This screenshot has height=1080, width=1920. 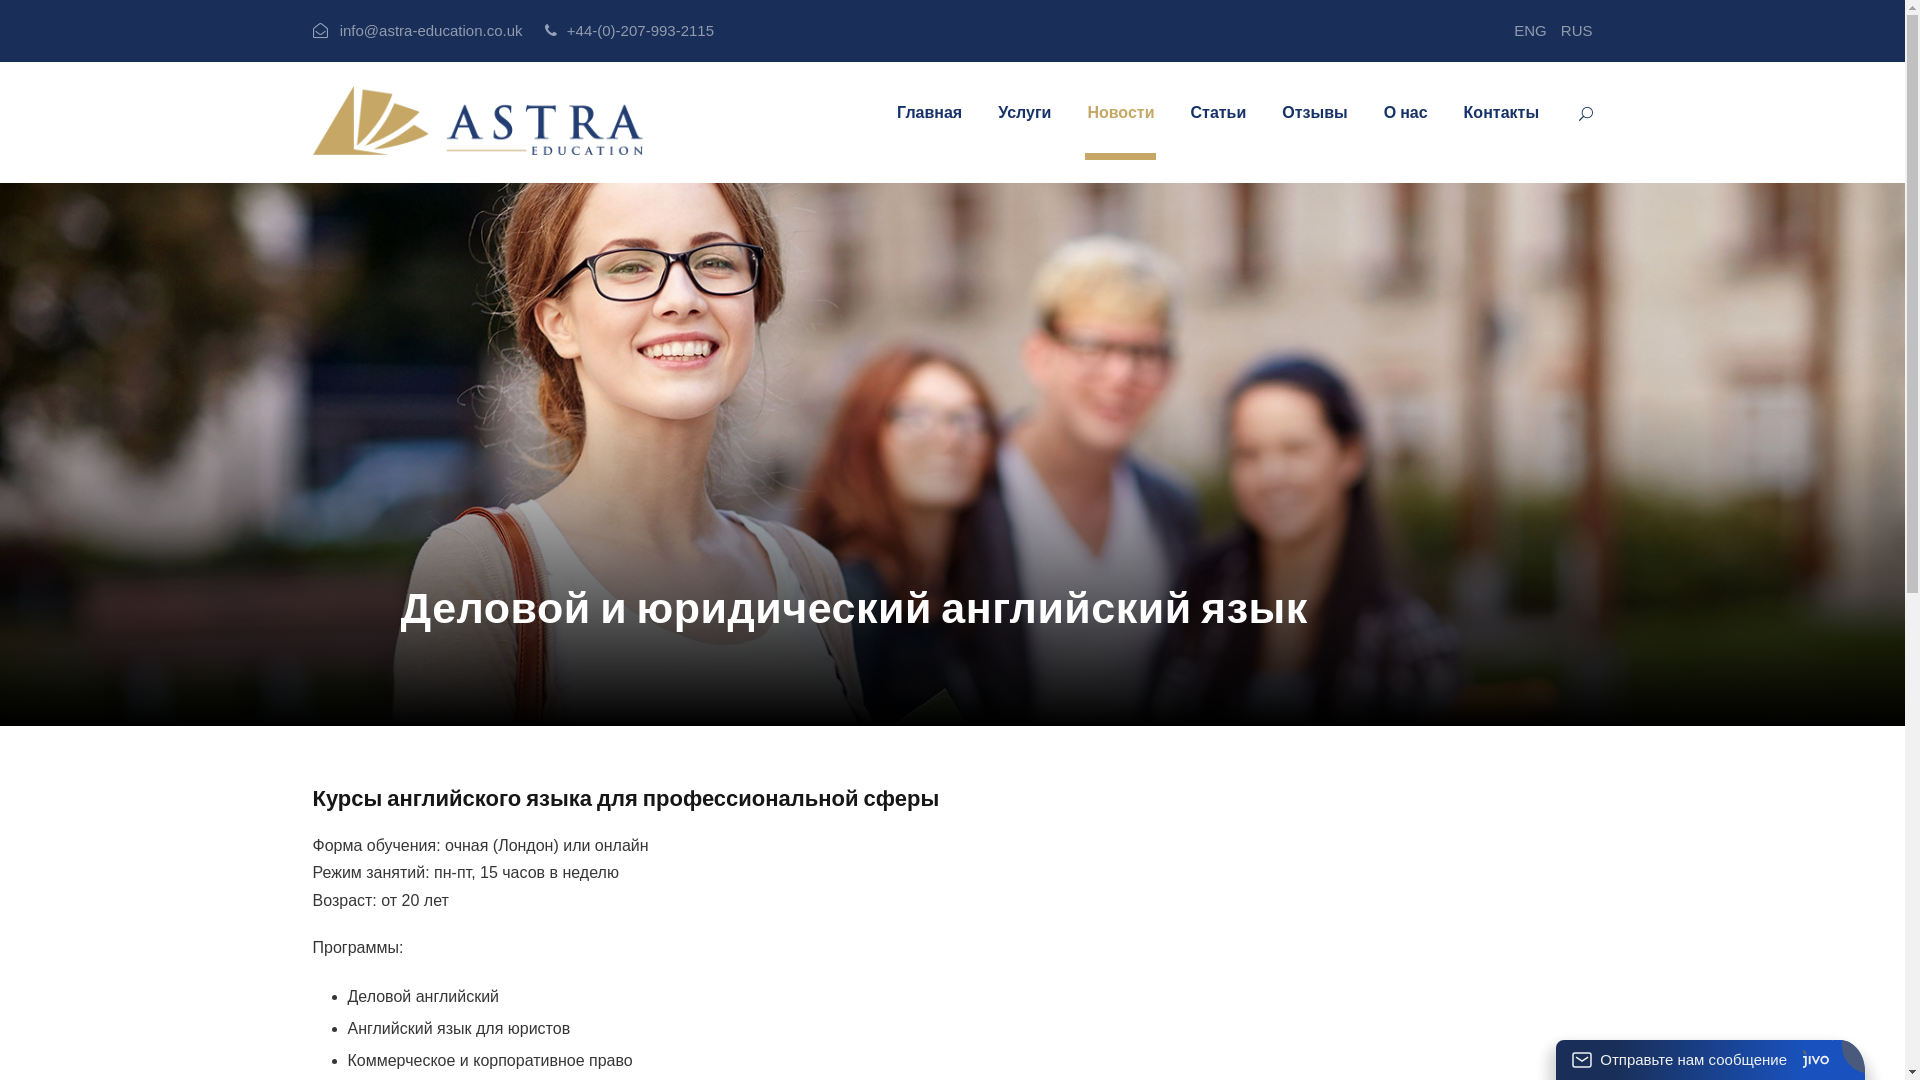 I want to click on 'RUS', so click(x=1549, y=30).